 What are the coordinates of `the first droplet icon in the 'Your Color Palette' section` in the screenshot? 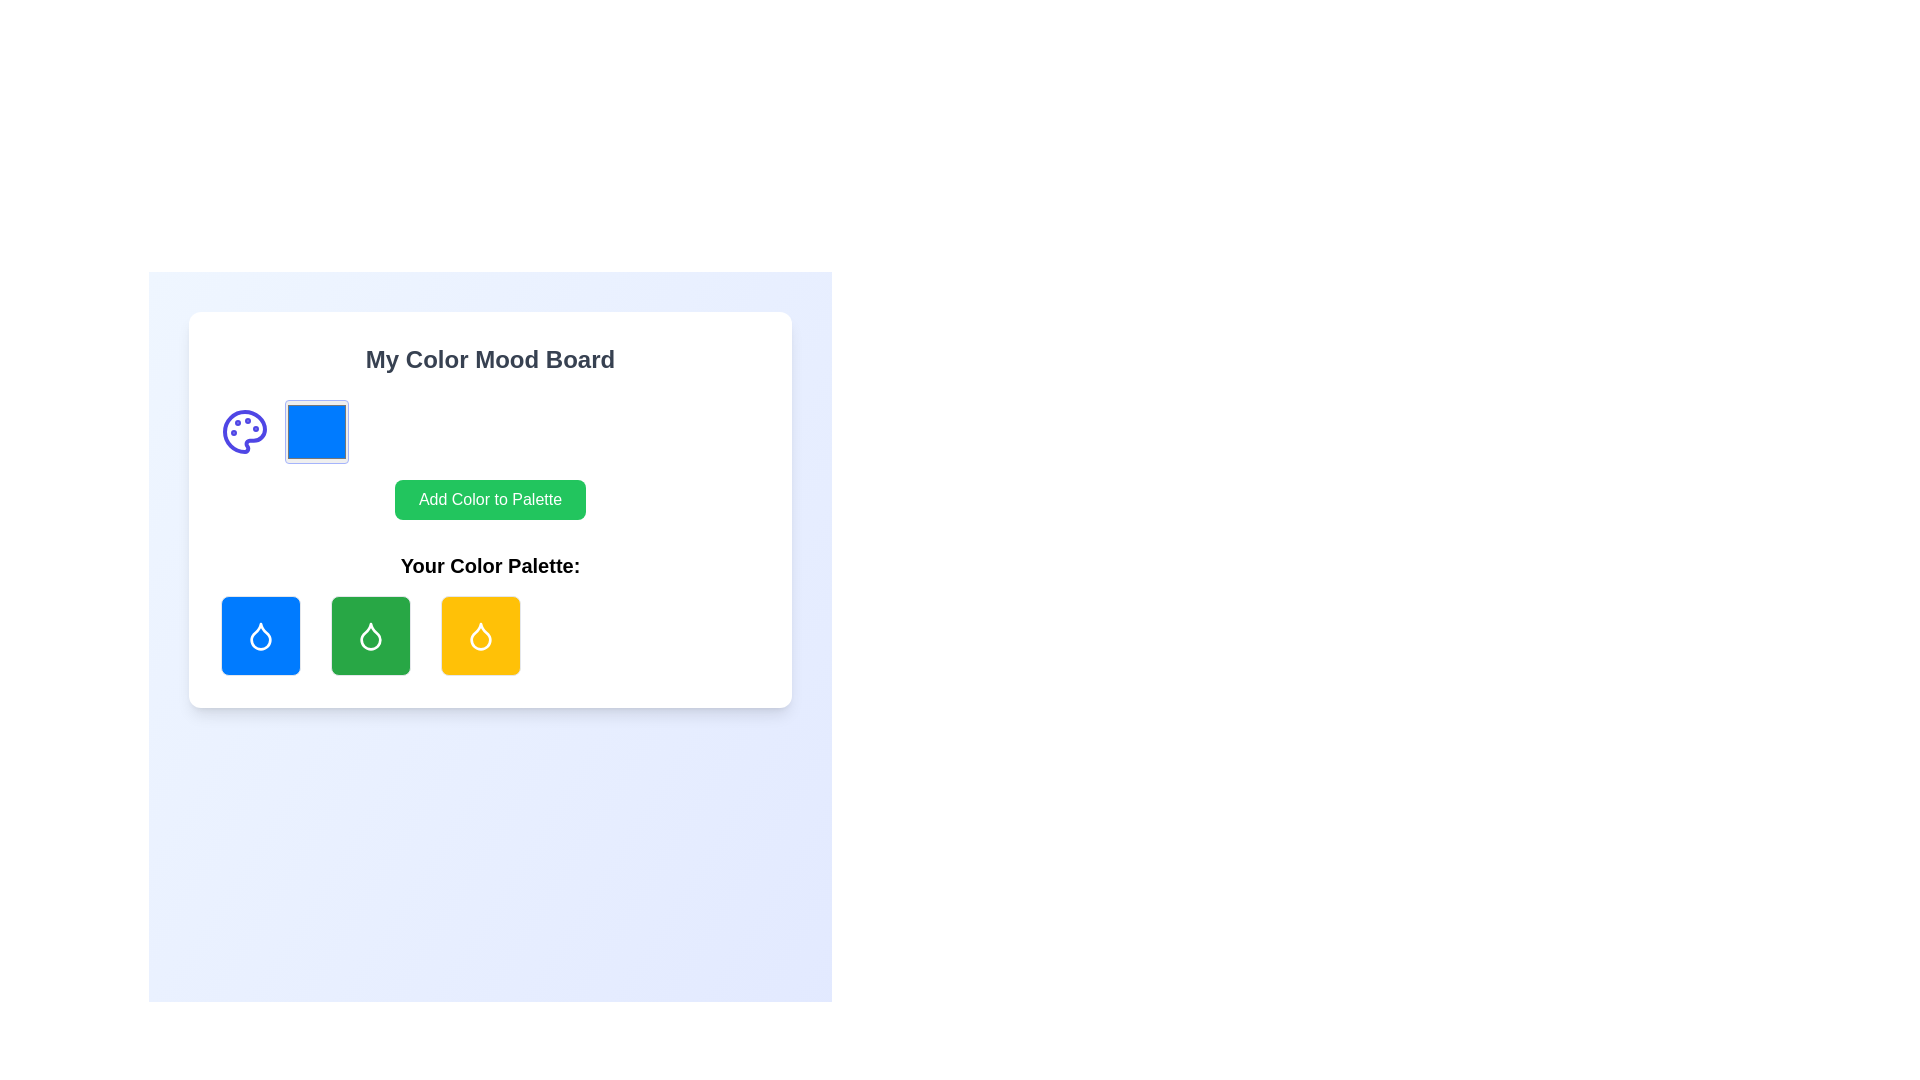 It's located at (259, 636).